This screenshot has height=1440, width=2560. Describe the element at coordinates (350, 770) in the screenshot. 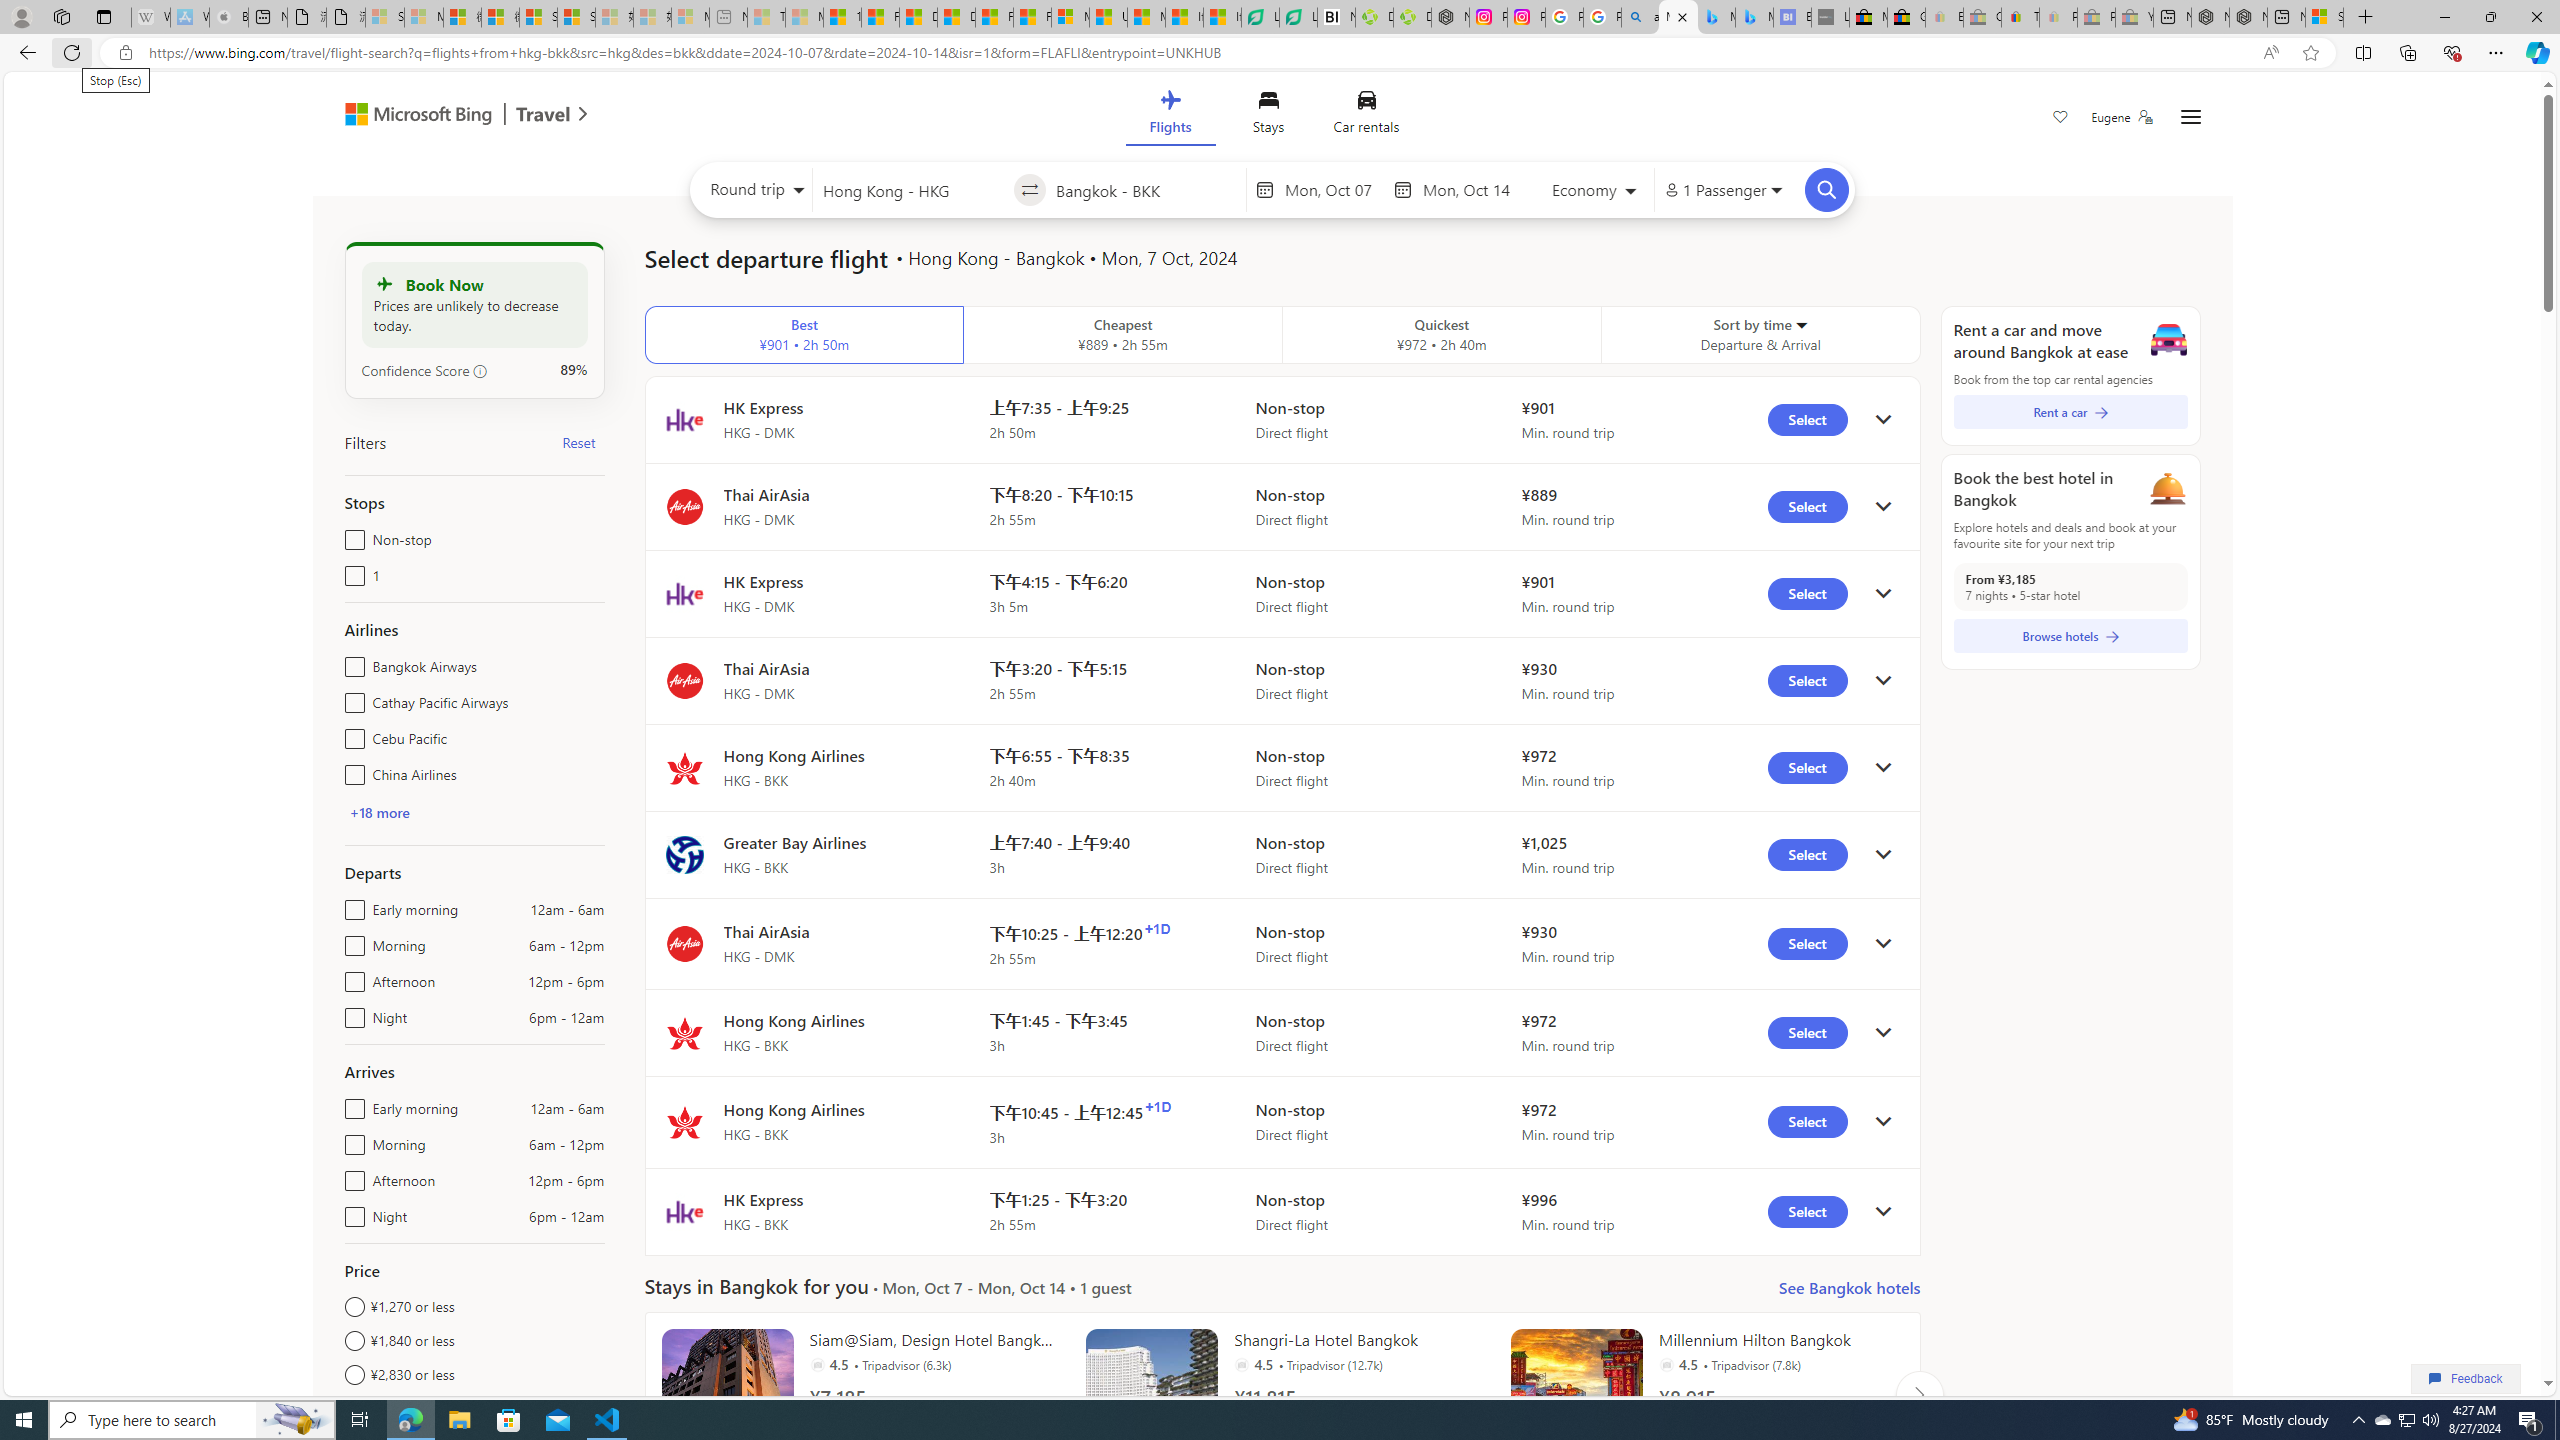

I see `'China Airlines'` at that location.